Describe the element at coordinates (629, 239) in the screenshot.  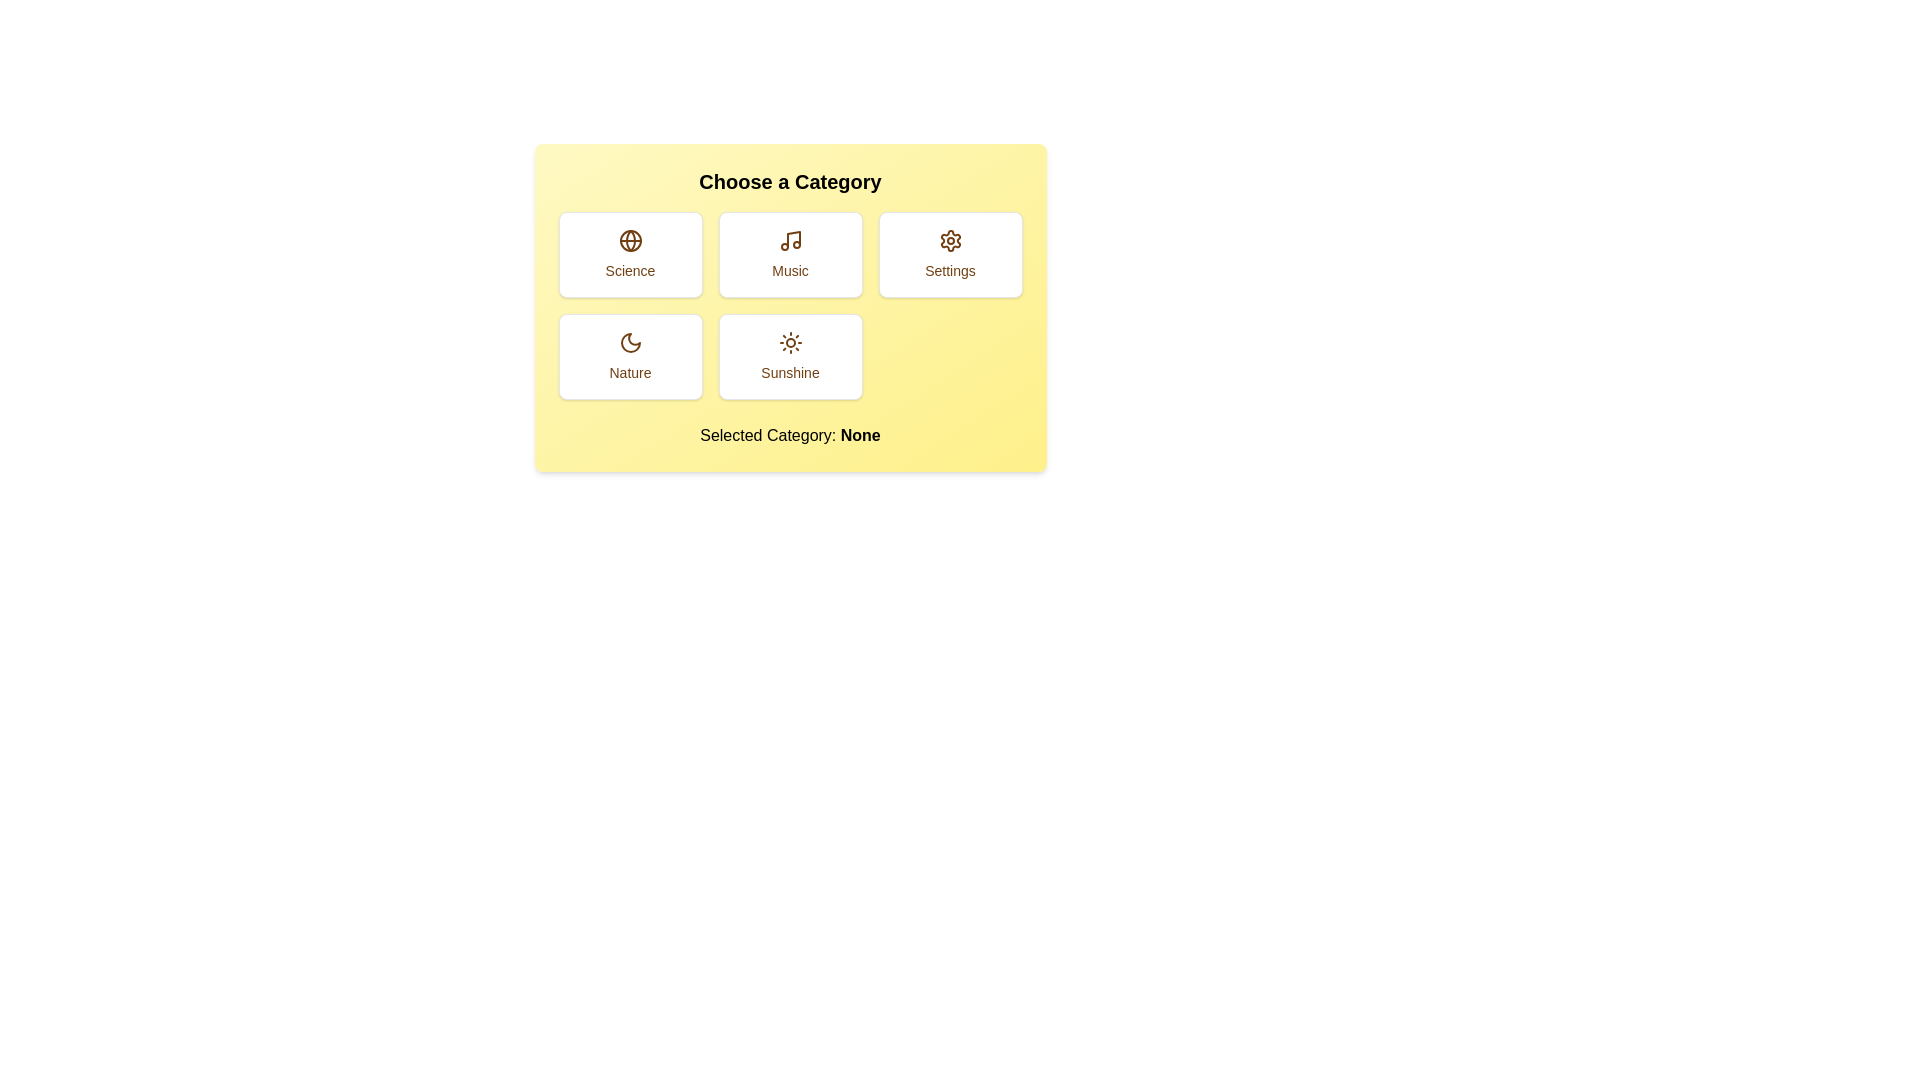
I see `the globe icon with a brown outline located at the top-center of the 'Science' card` at that location.